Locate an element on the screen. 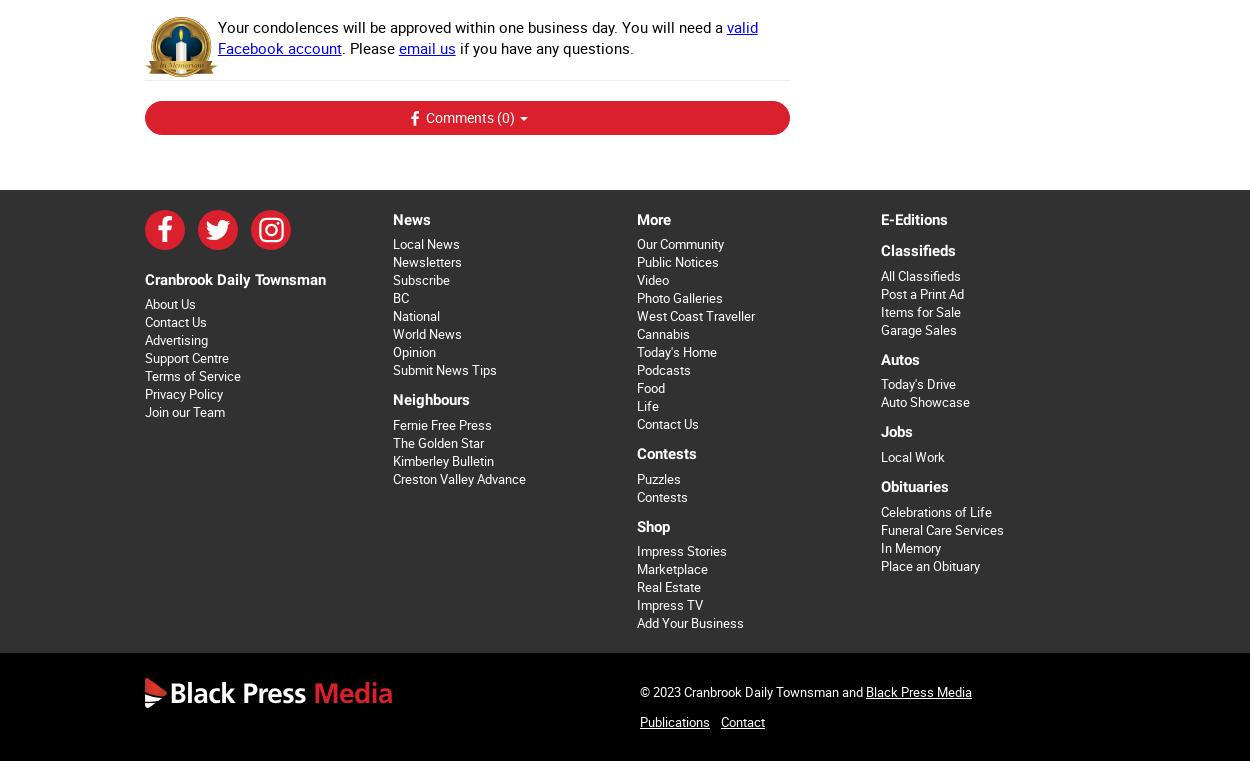 Image resolution: width=1250 pixels, height=761 pixels. 'Impress TV' is located at coordinates (669, 605).